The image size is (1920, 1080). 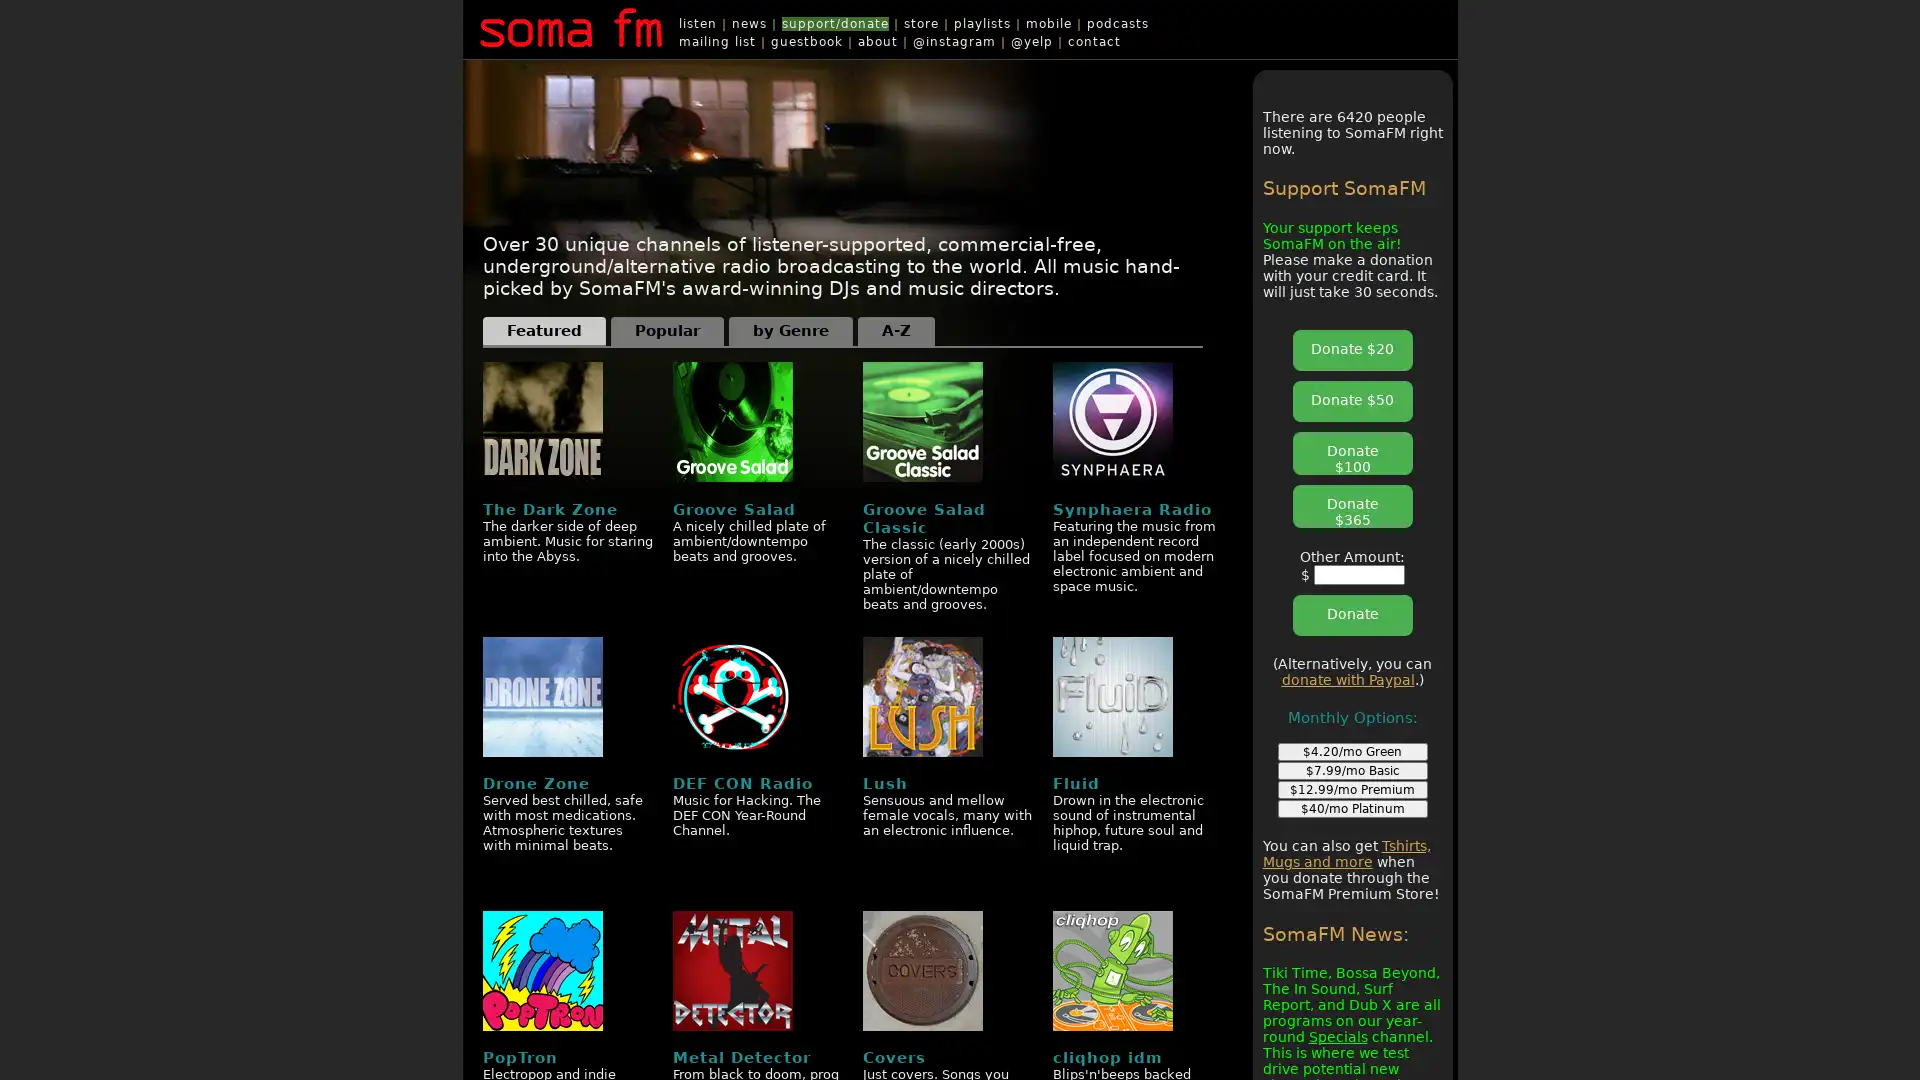 I want to click on Donate $20, so click(x=1352, y=349).